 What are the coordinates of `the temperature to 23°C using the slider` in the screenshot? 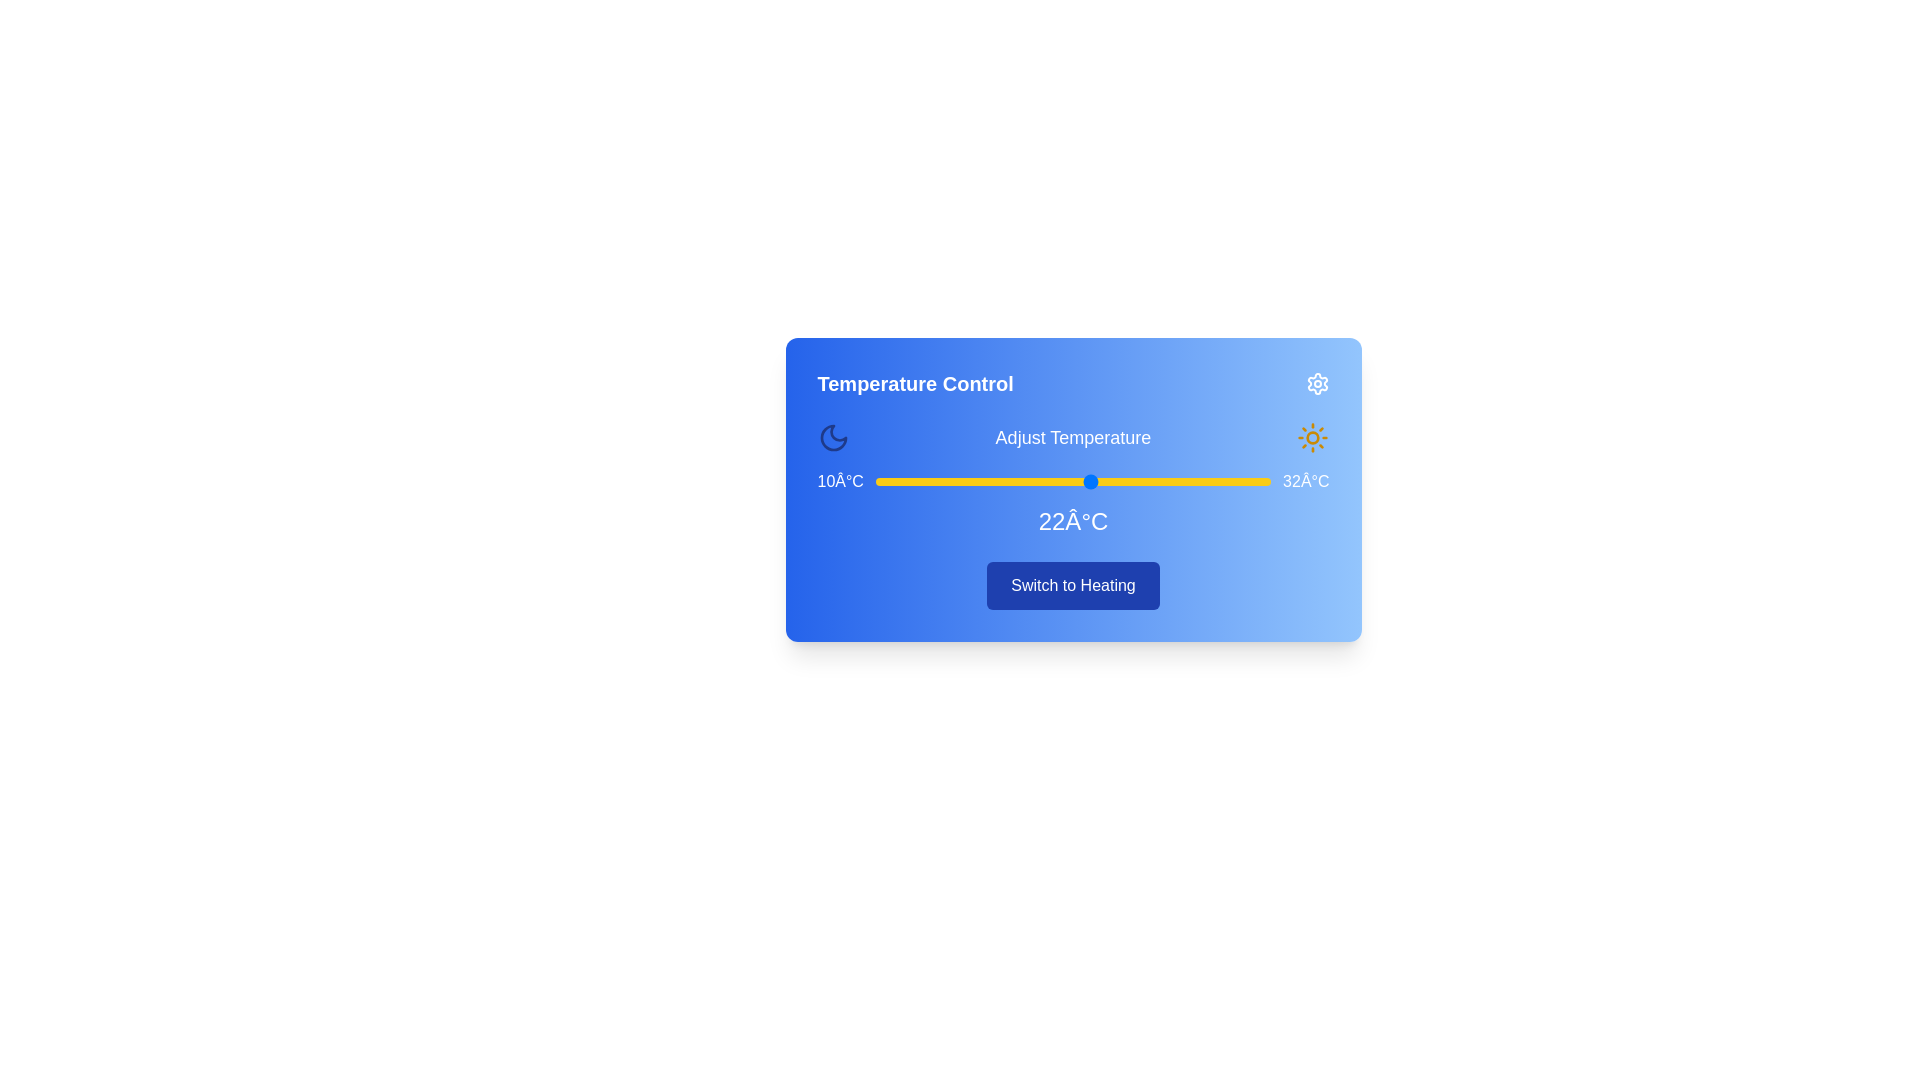 It's located at (1108, 482).